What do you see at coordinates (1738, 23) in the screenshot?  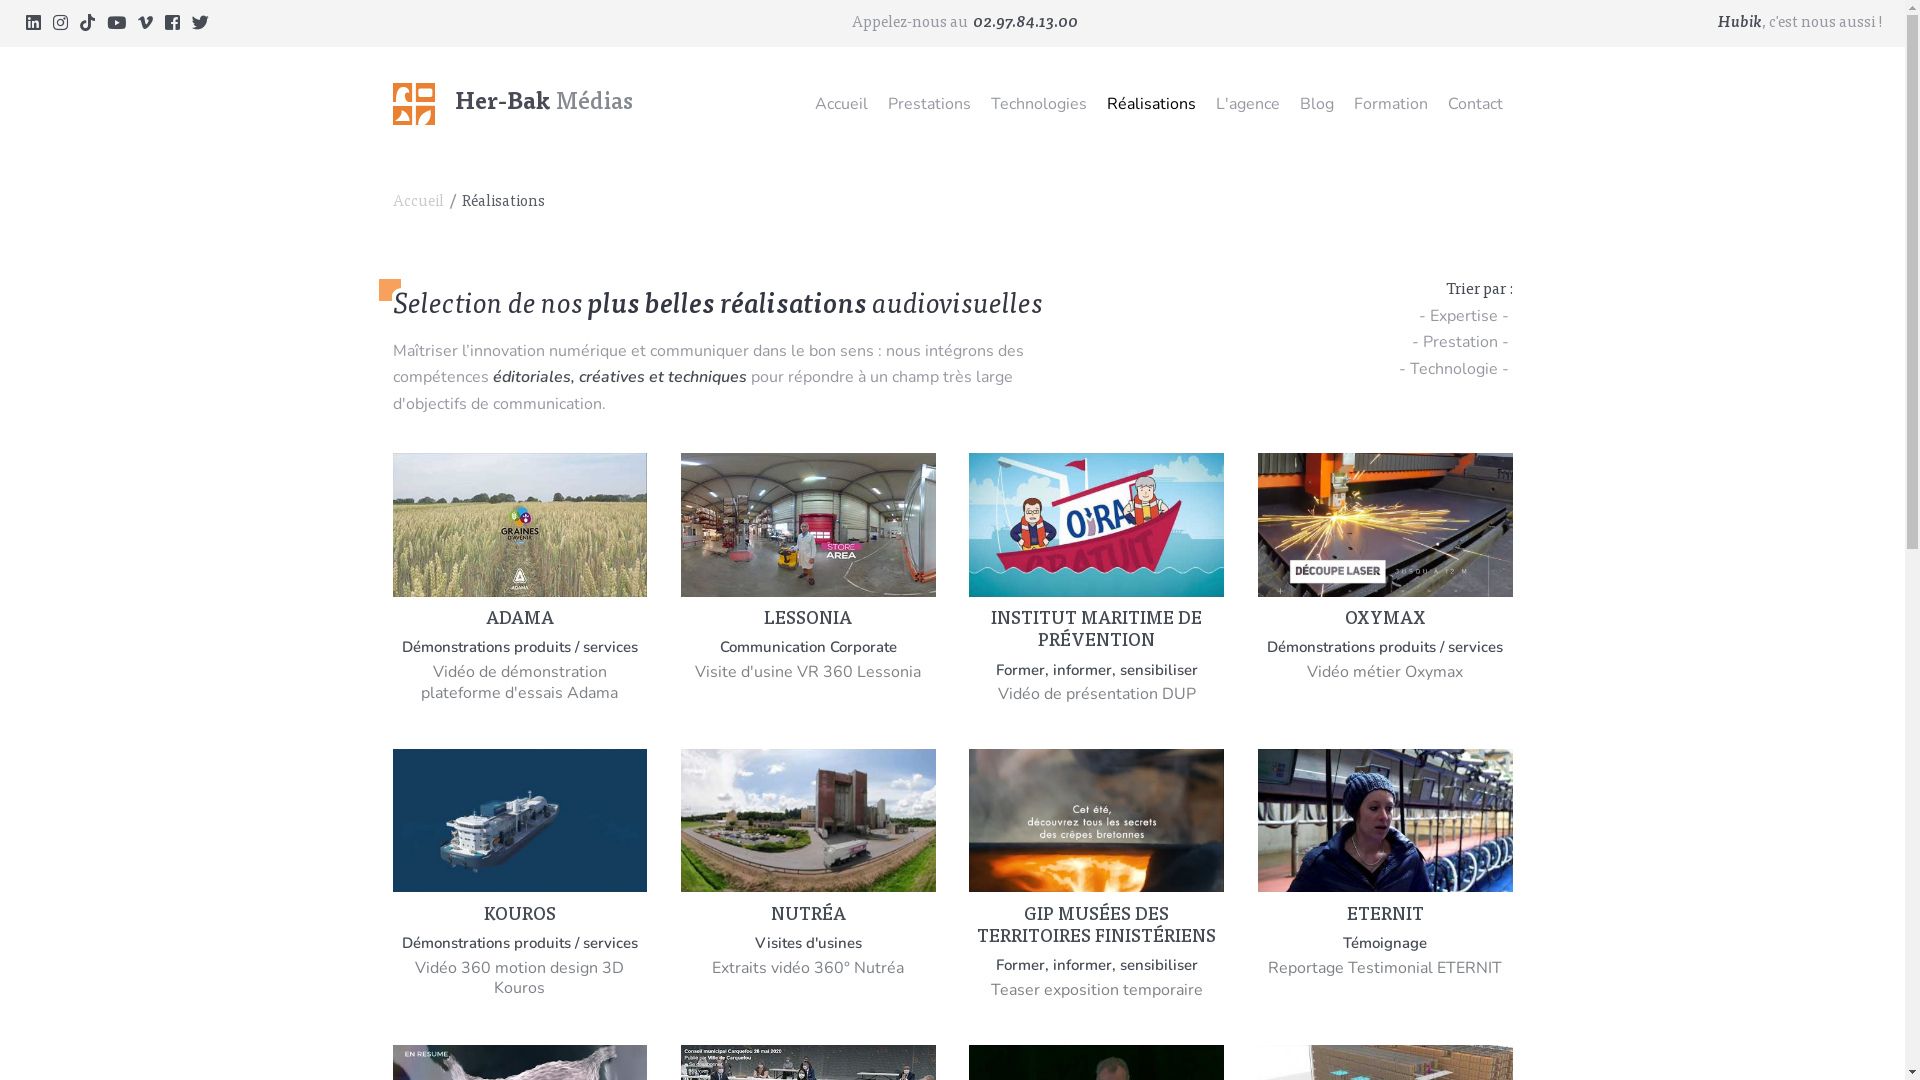 I see `'Hubik'` at bounding box center [1738, 23].